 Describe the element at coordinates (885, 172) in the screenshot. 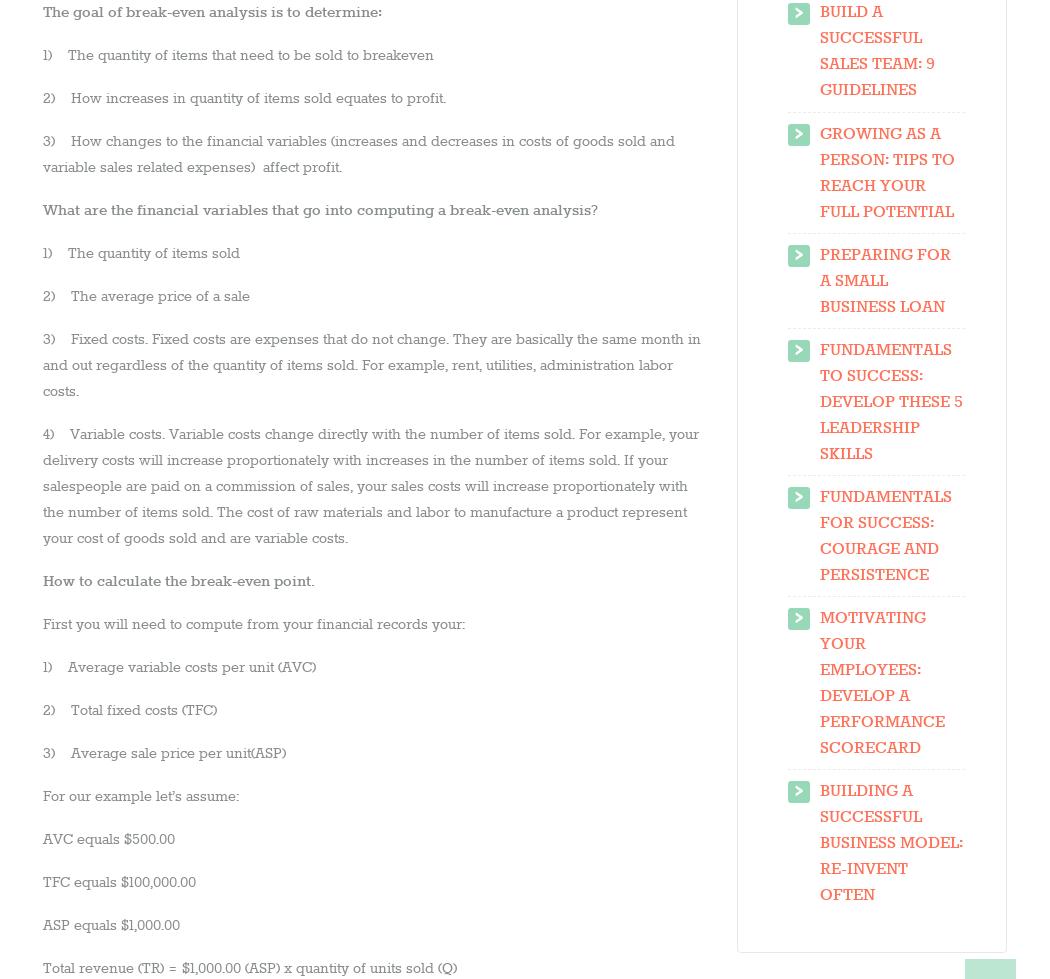

I see `'Growing as a Person: Tips to Reach Your Full Potential'` at that location.